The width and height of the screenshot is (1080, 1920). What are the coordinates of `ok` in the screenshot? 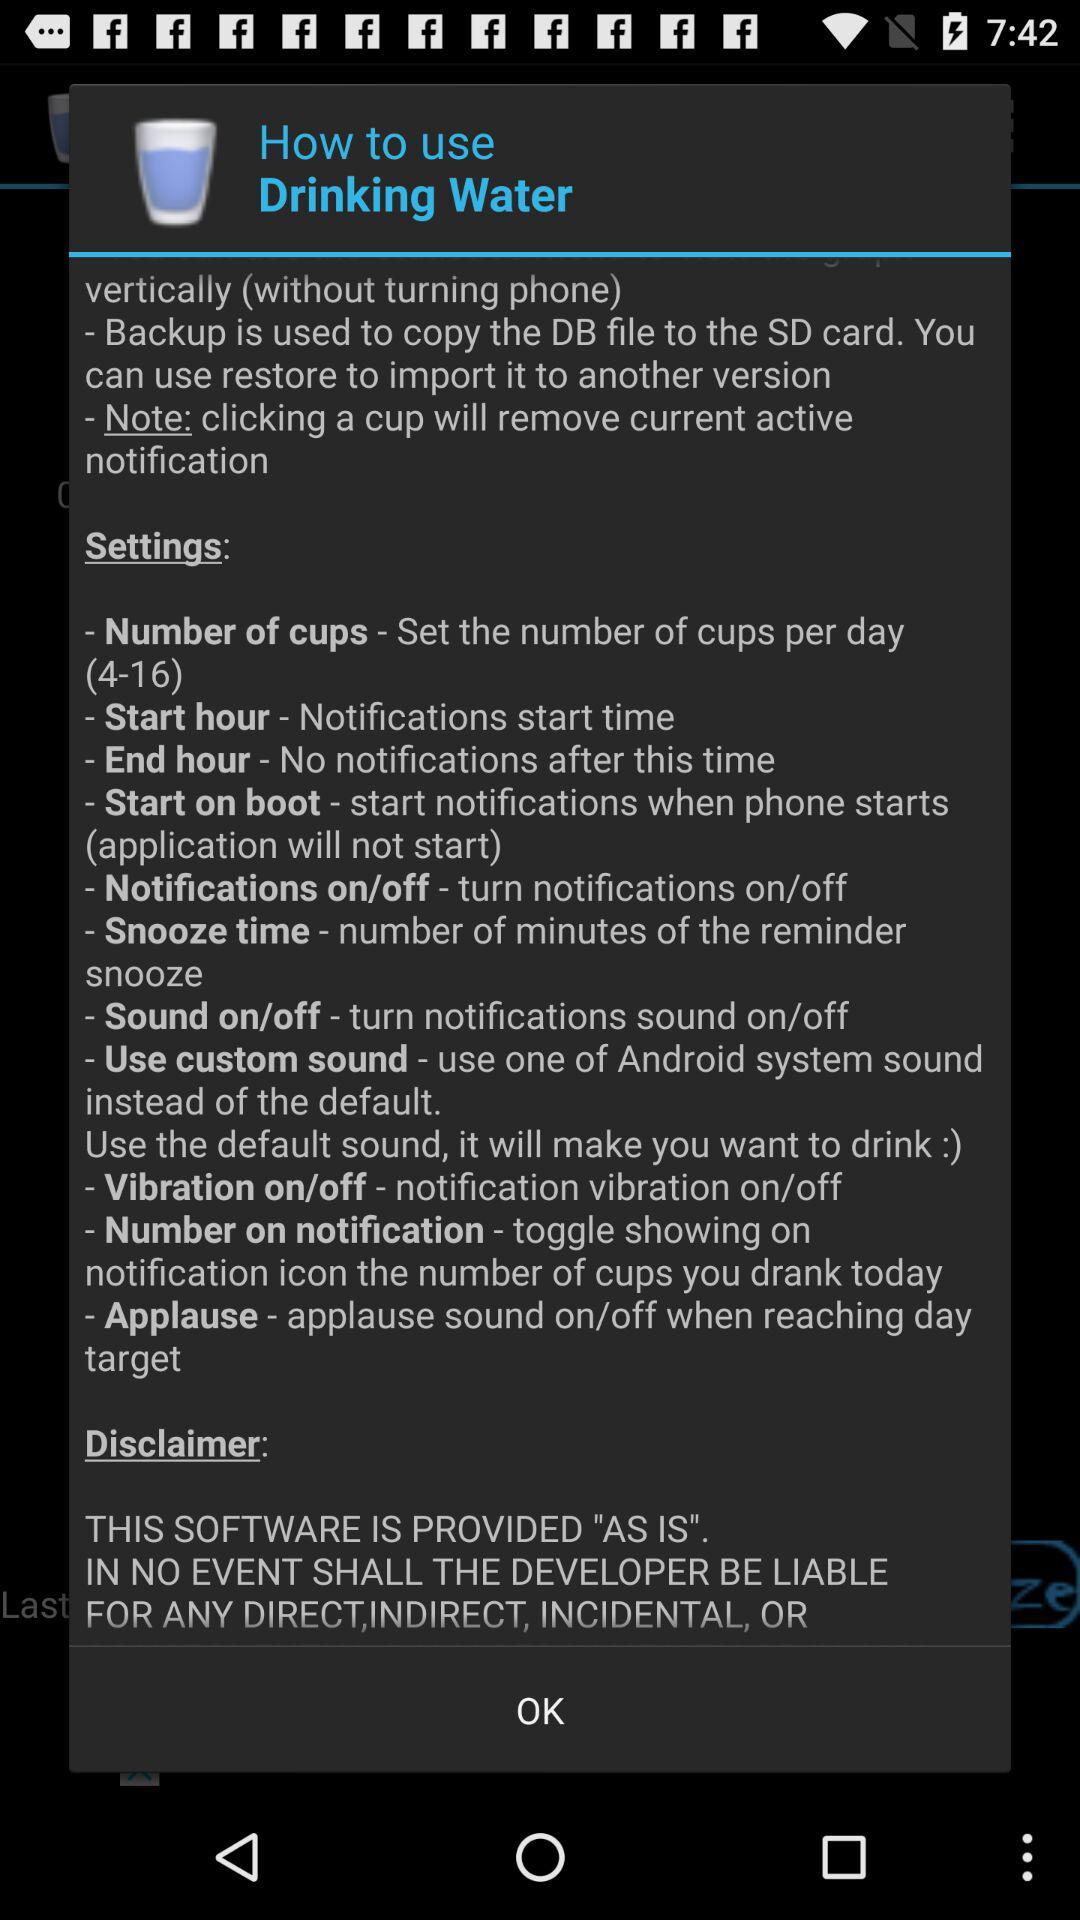 It's located at (540, 1708).